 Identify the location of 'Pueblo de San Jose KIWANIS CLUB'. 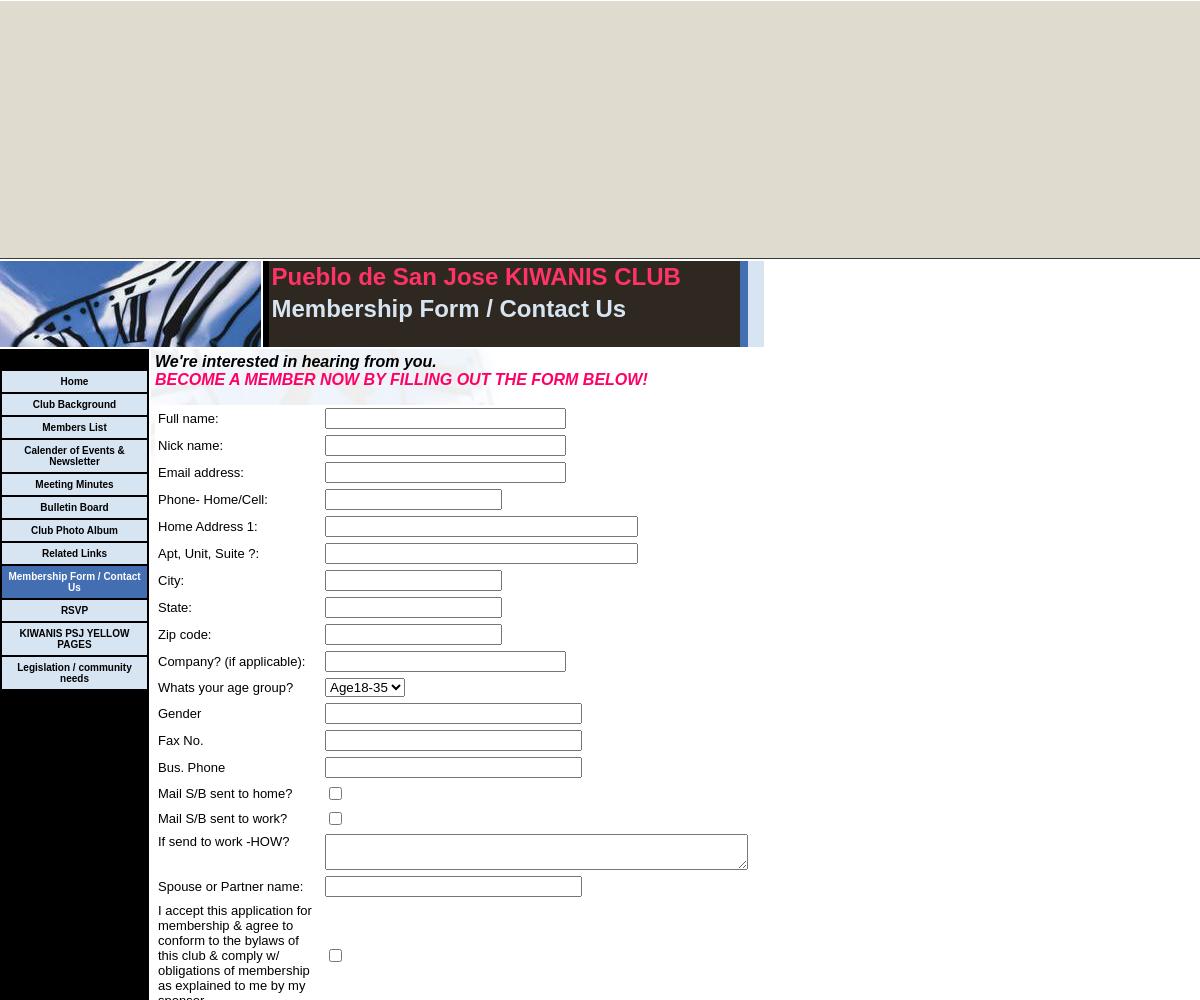
(269, 276).